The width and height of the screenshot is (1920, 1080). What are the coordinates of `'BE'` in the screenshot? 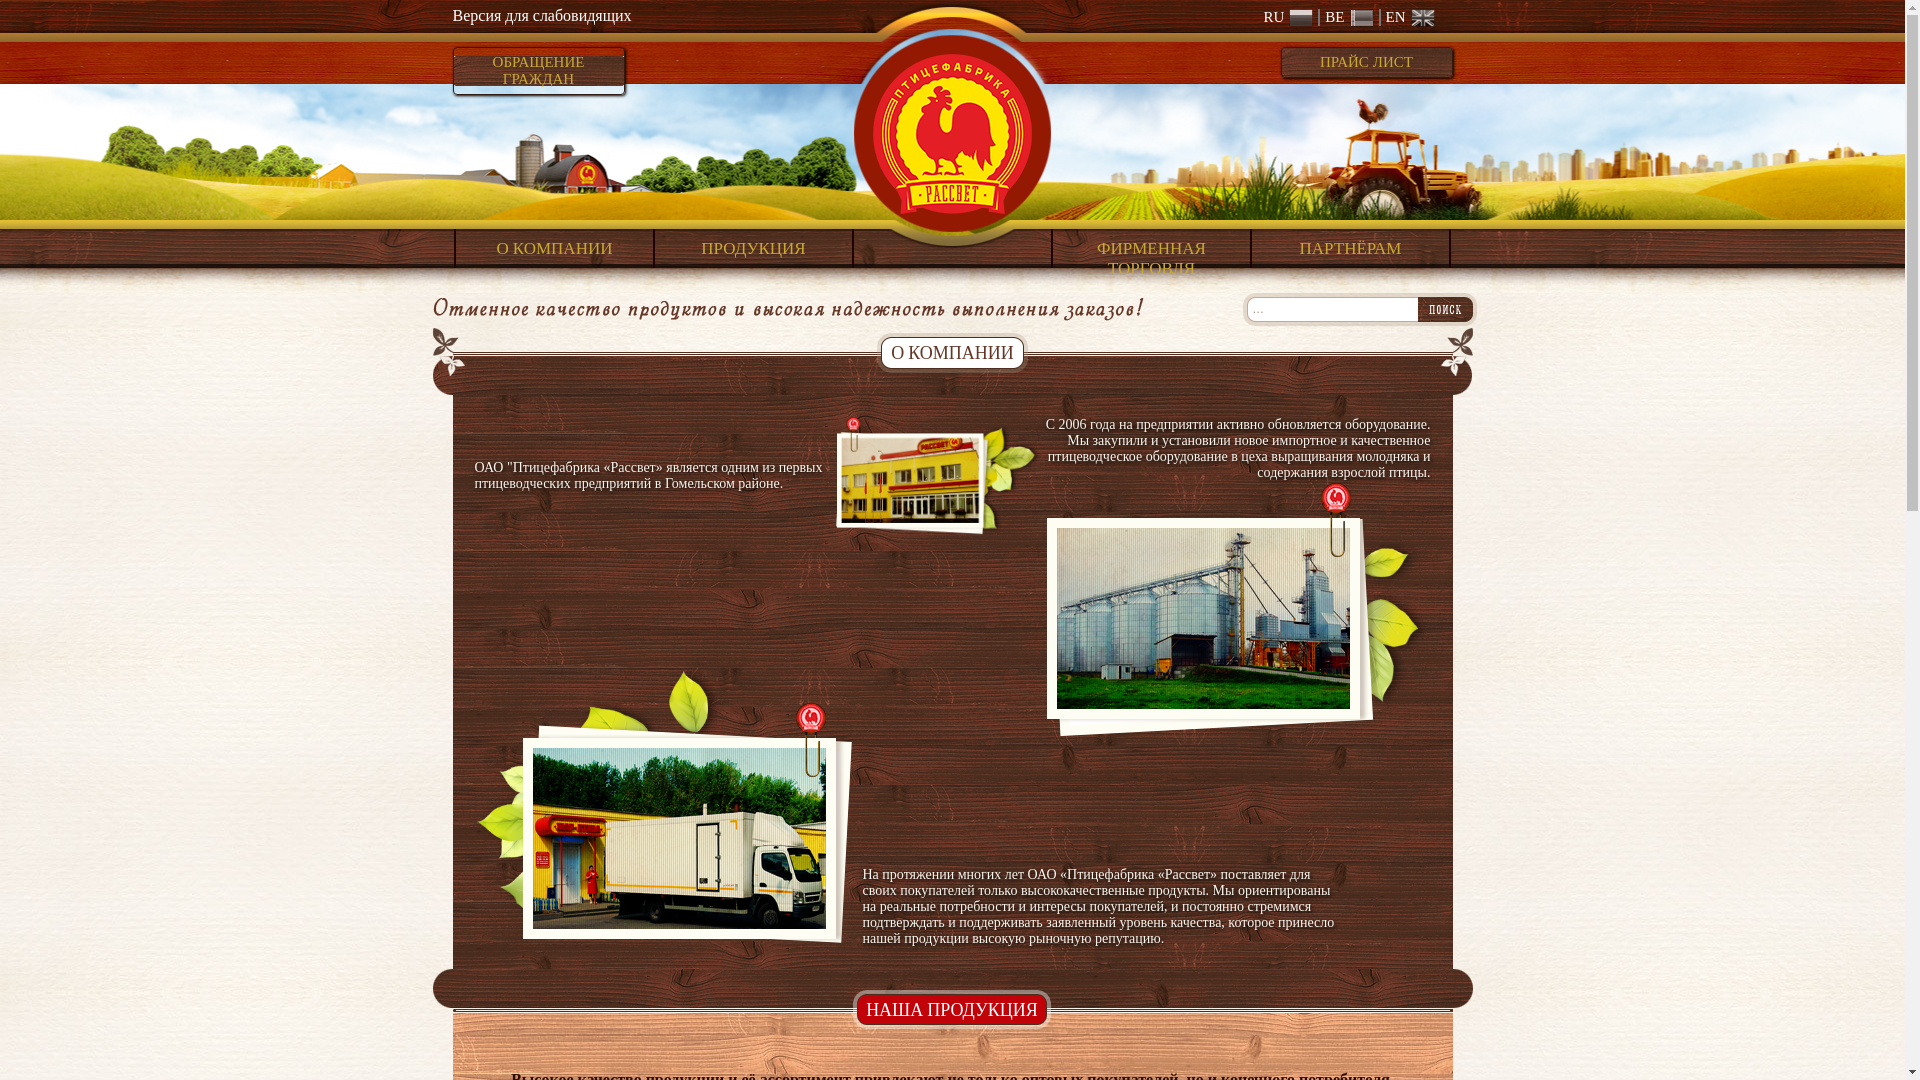 It's located at (1345, 17).